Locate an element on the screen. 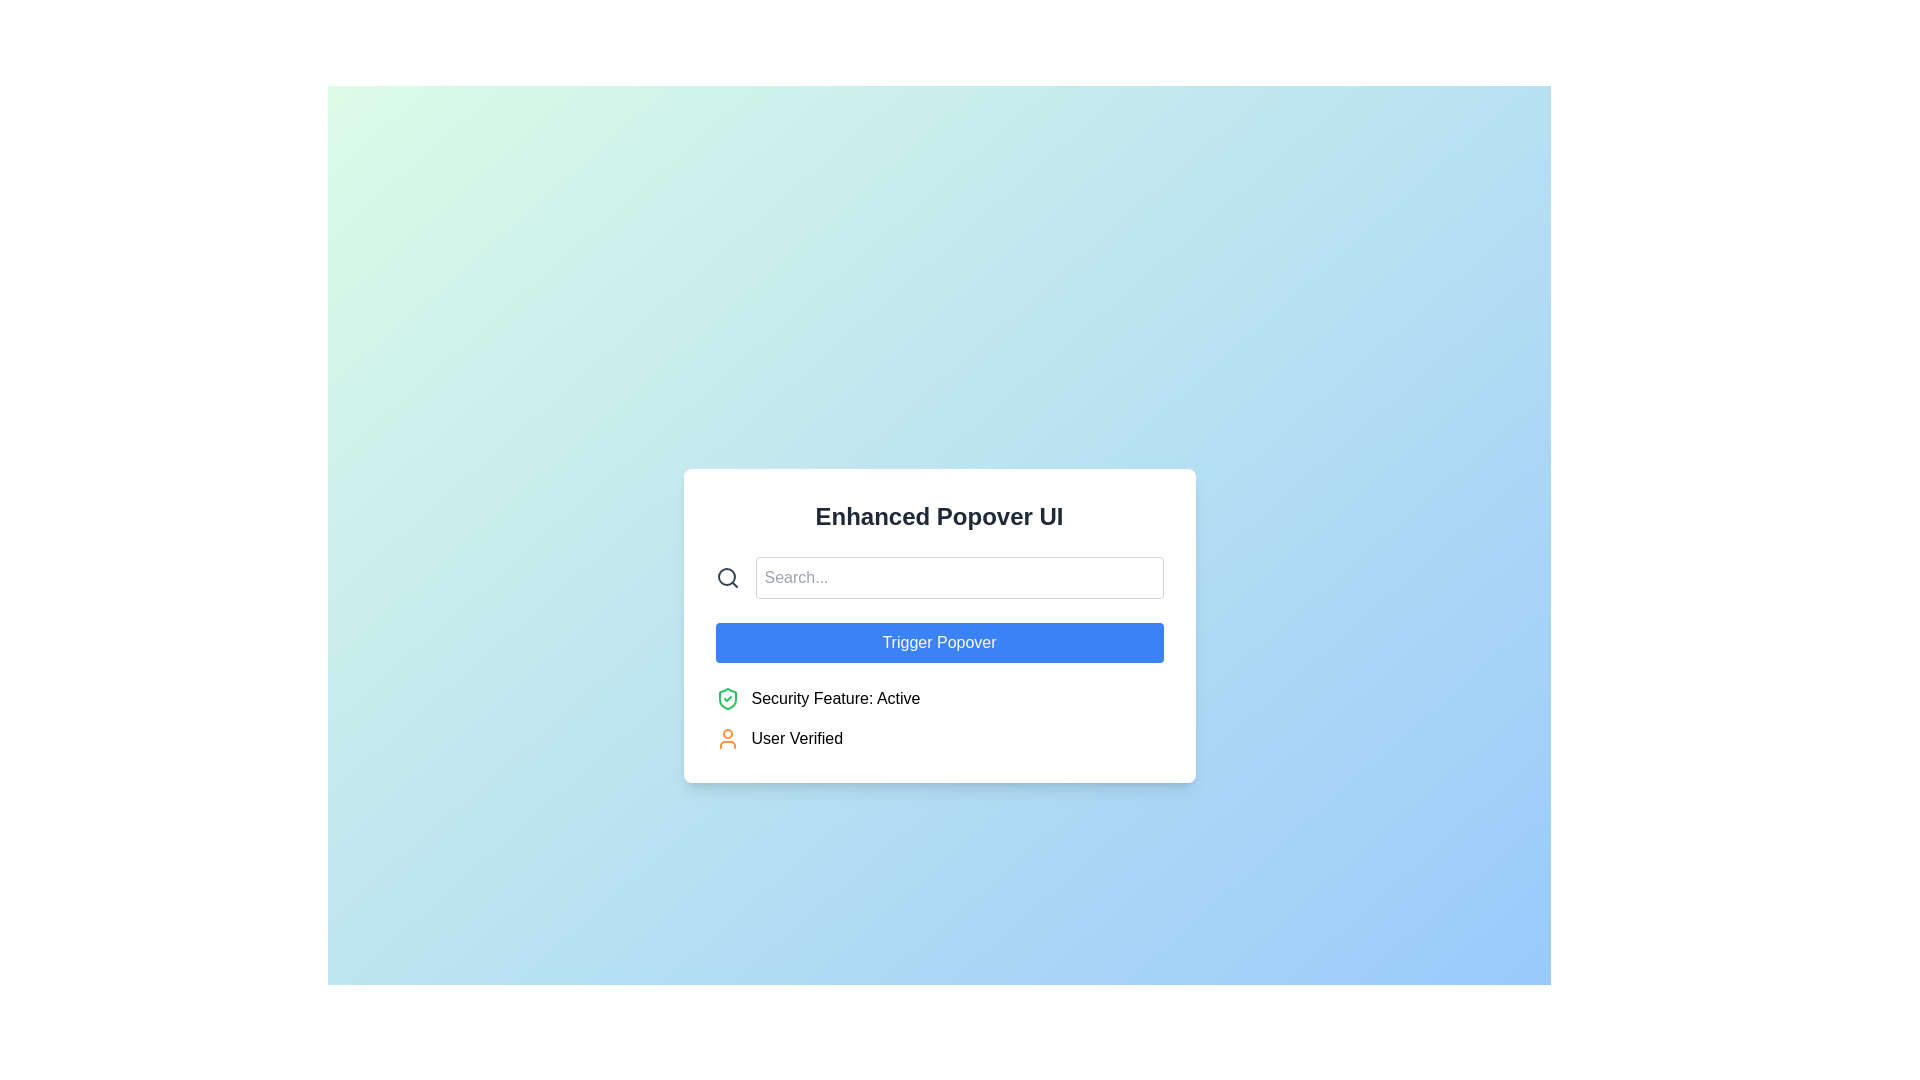  the button that triggers the popover interface element located below the search bar and above the text 'Security Feature: Active' and 'User Verified' is located at coordinates (938, 624).